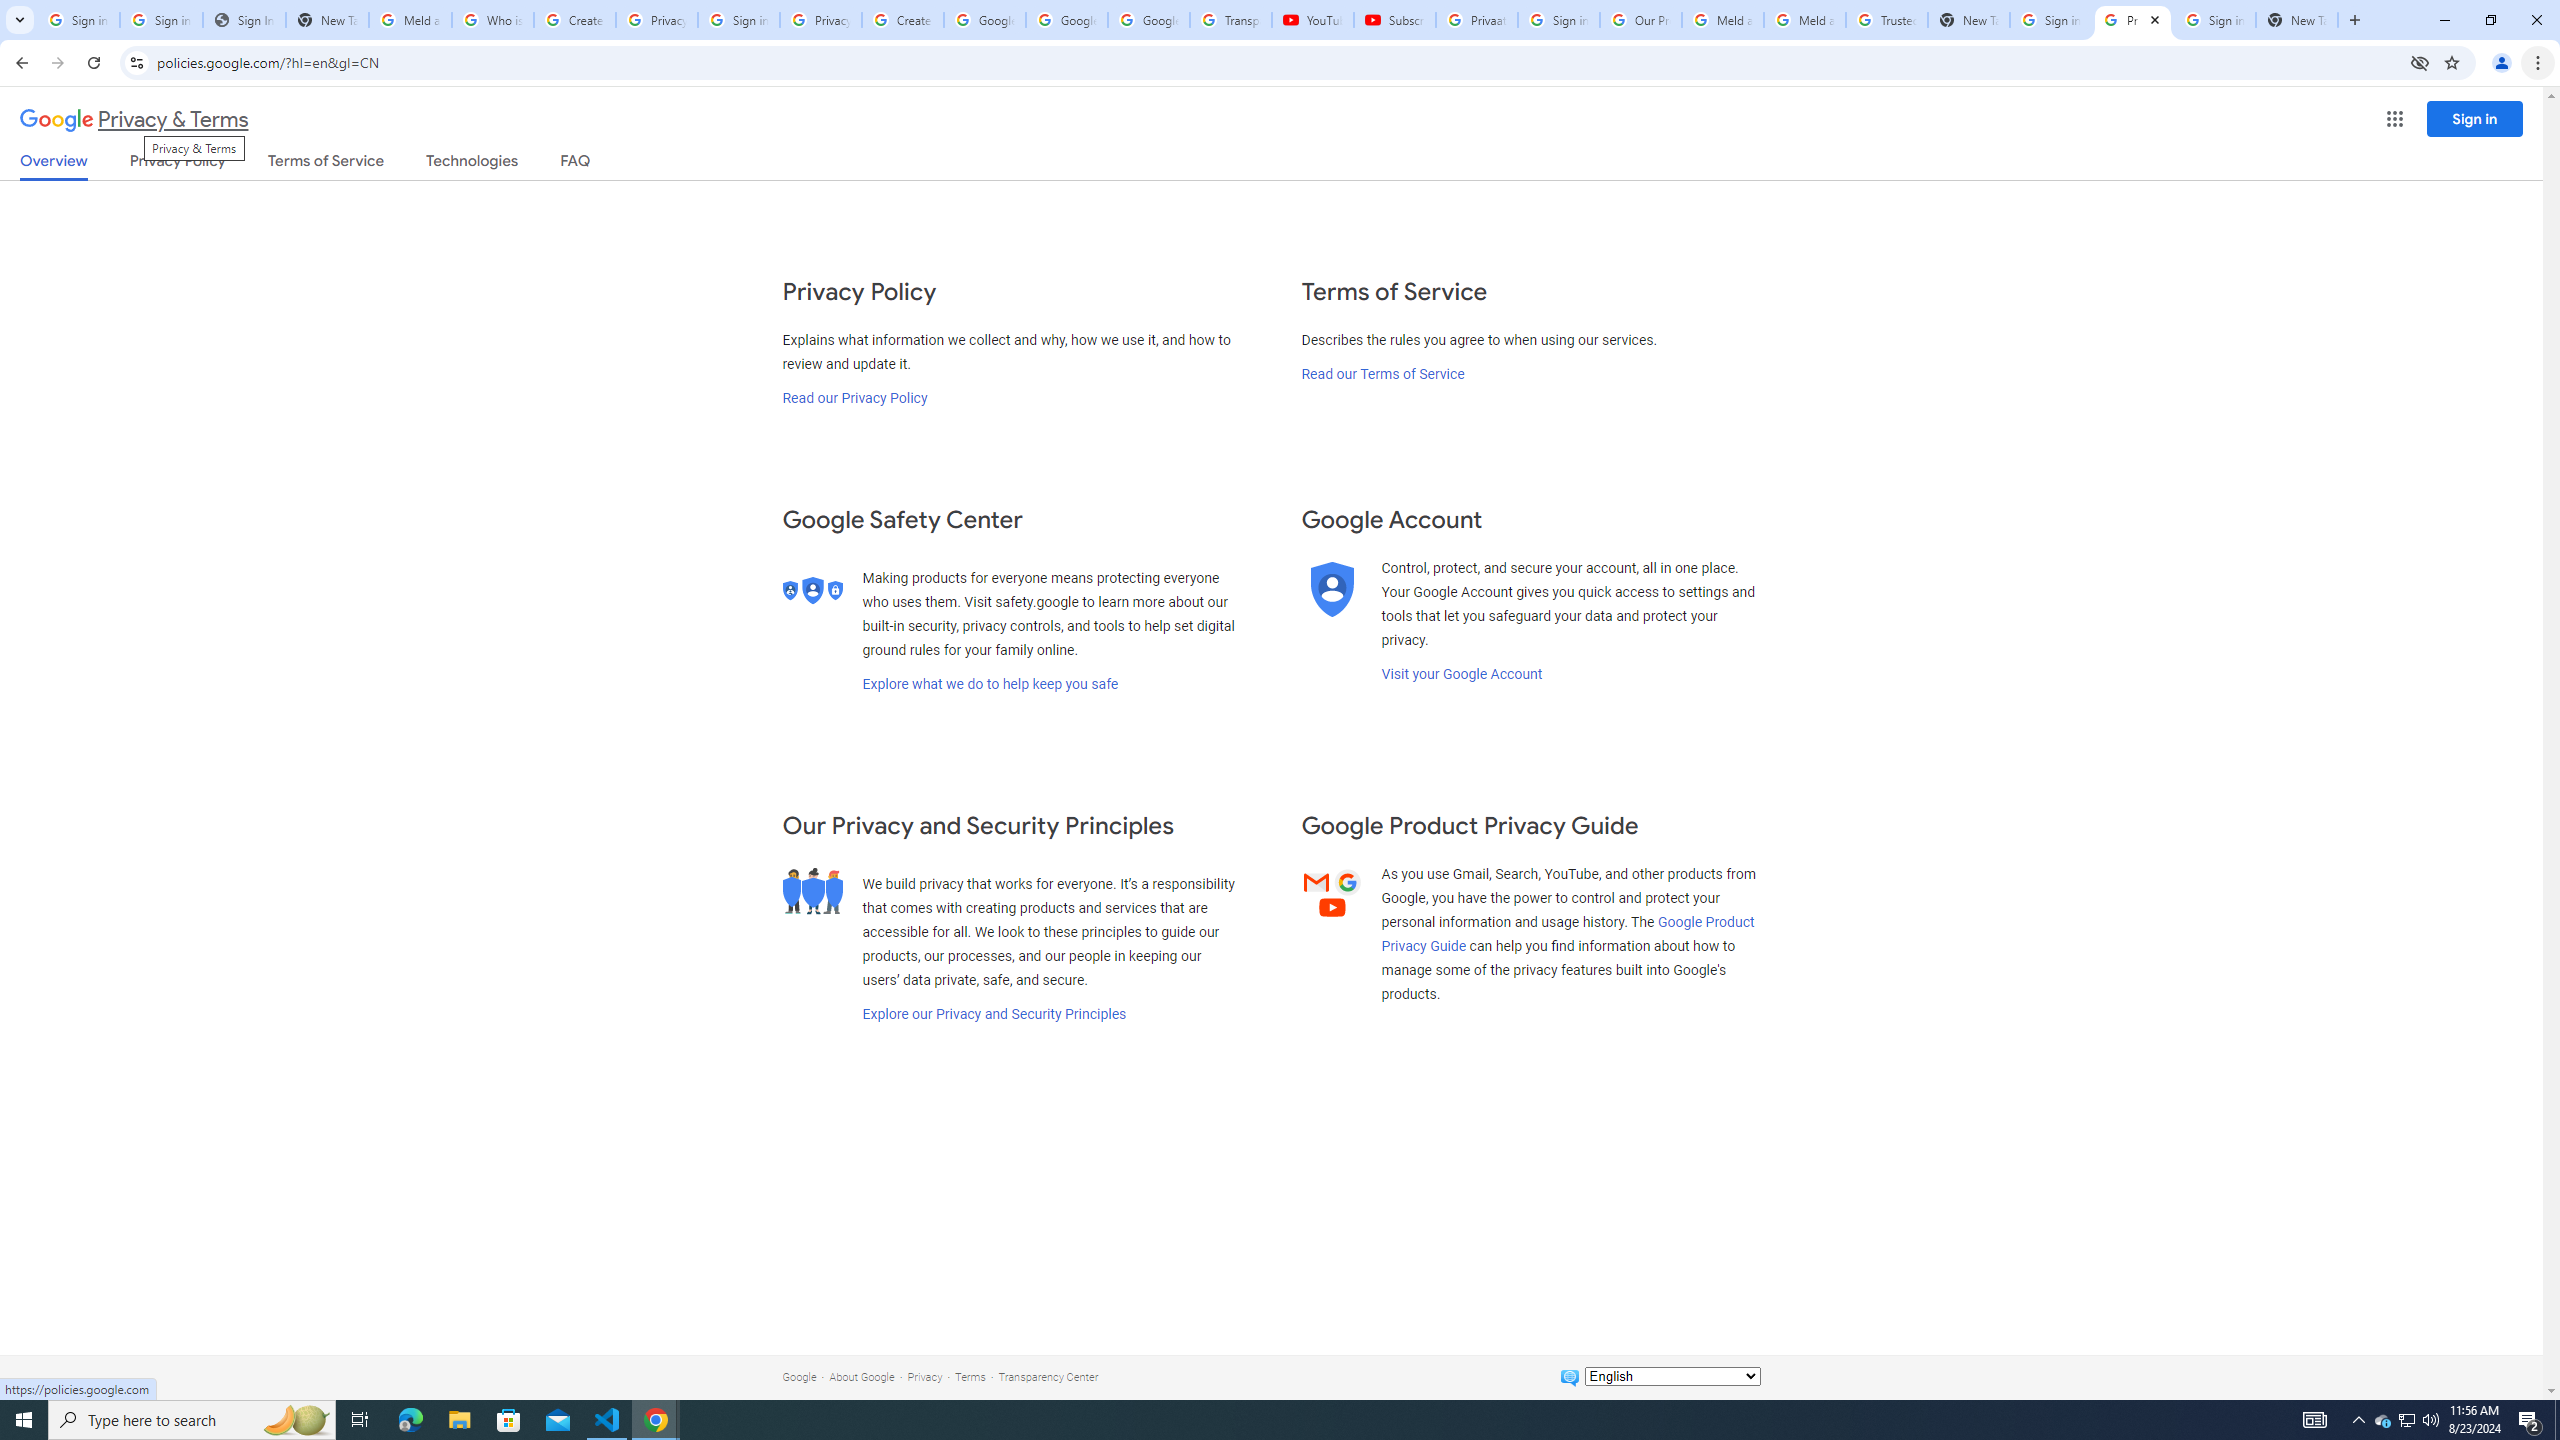  I want to click on 'Bookmark this tab', so click(2450, 61).